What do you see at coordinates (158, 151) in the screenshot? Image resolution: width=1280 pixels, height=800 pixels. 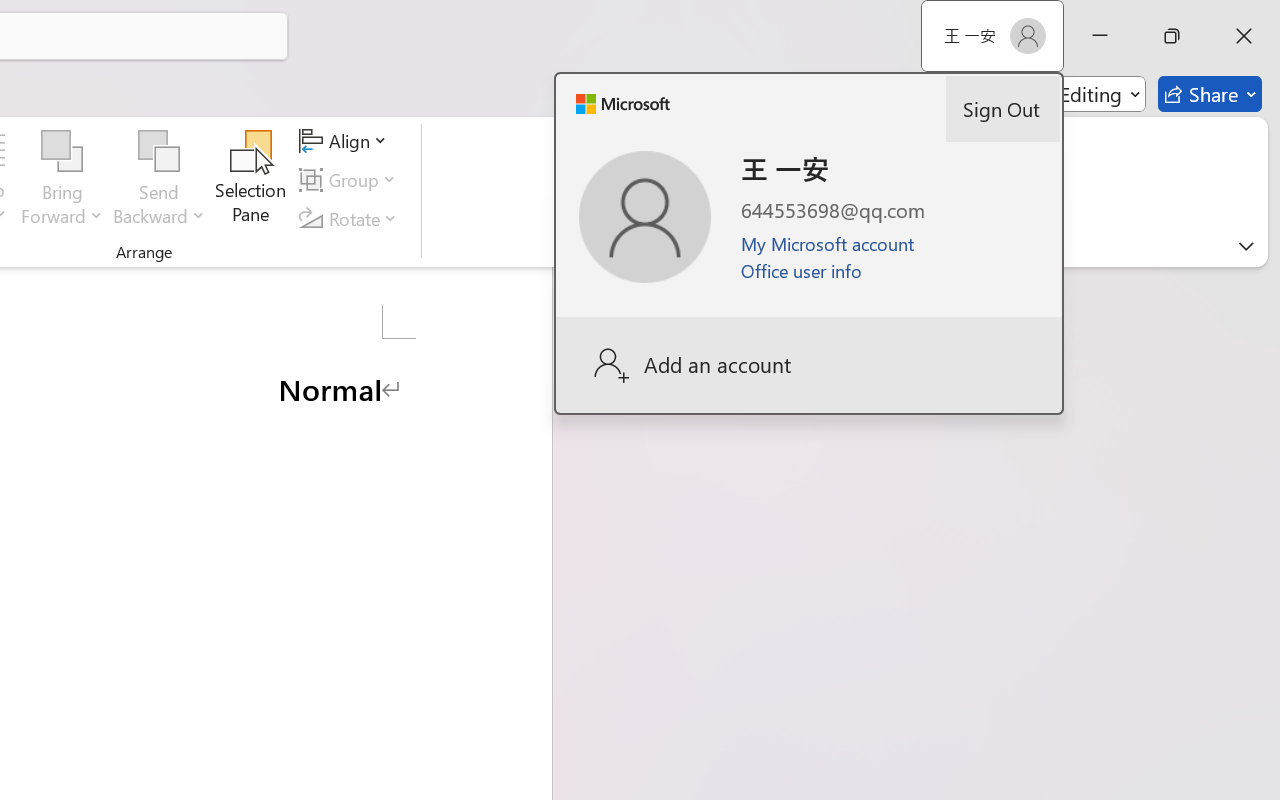 I see `'Send Backward'` at bounding box center [158, 151].